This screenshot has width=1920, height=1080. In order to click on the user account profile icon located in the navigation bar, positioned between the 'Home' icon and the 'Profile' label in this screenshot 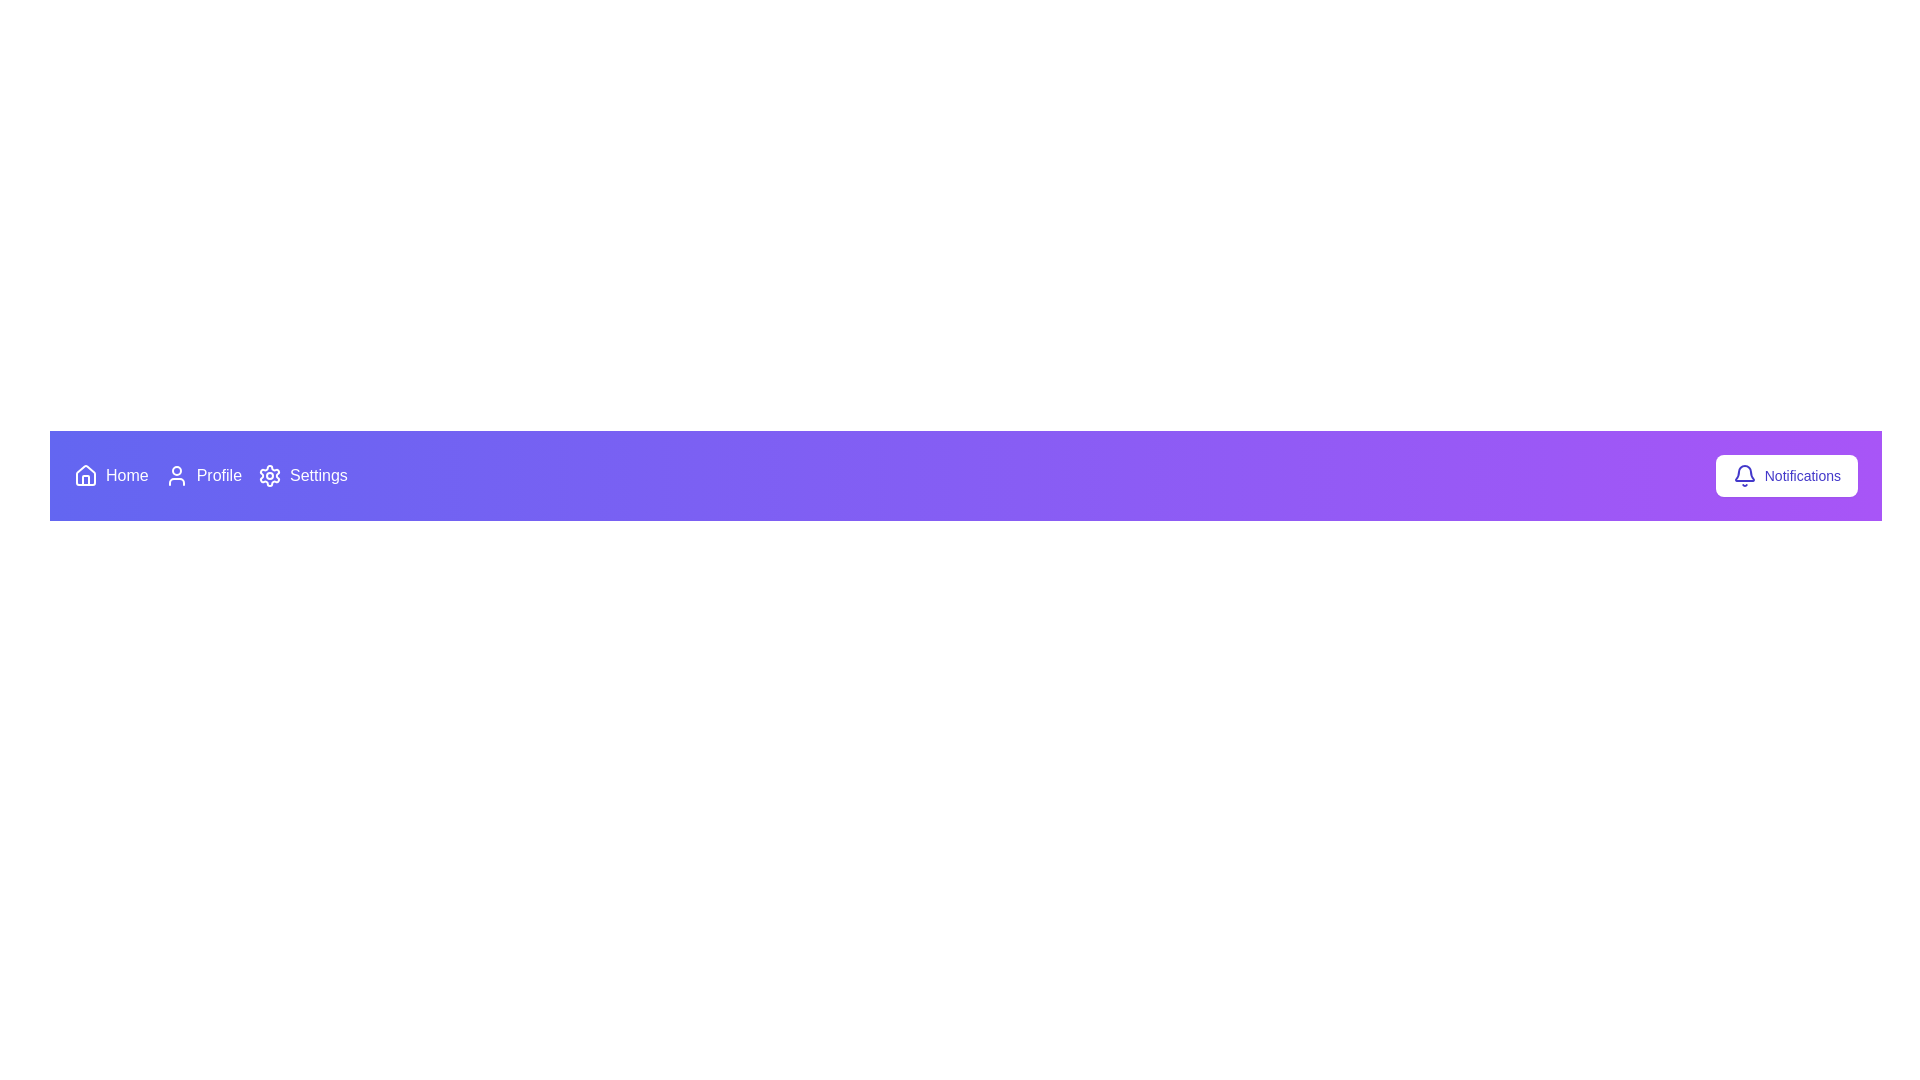, I will do `click(176, 475)`.